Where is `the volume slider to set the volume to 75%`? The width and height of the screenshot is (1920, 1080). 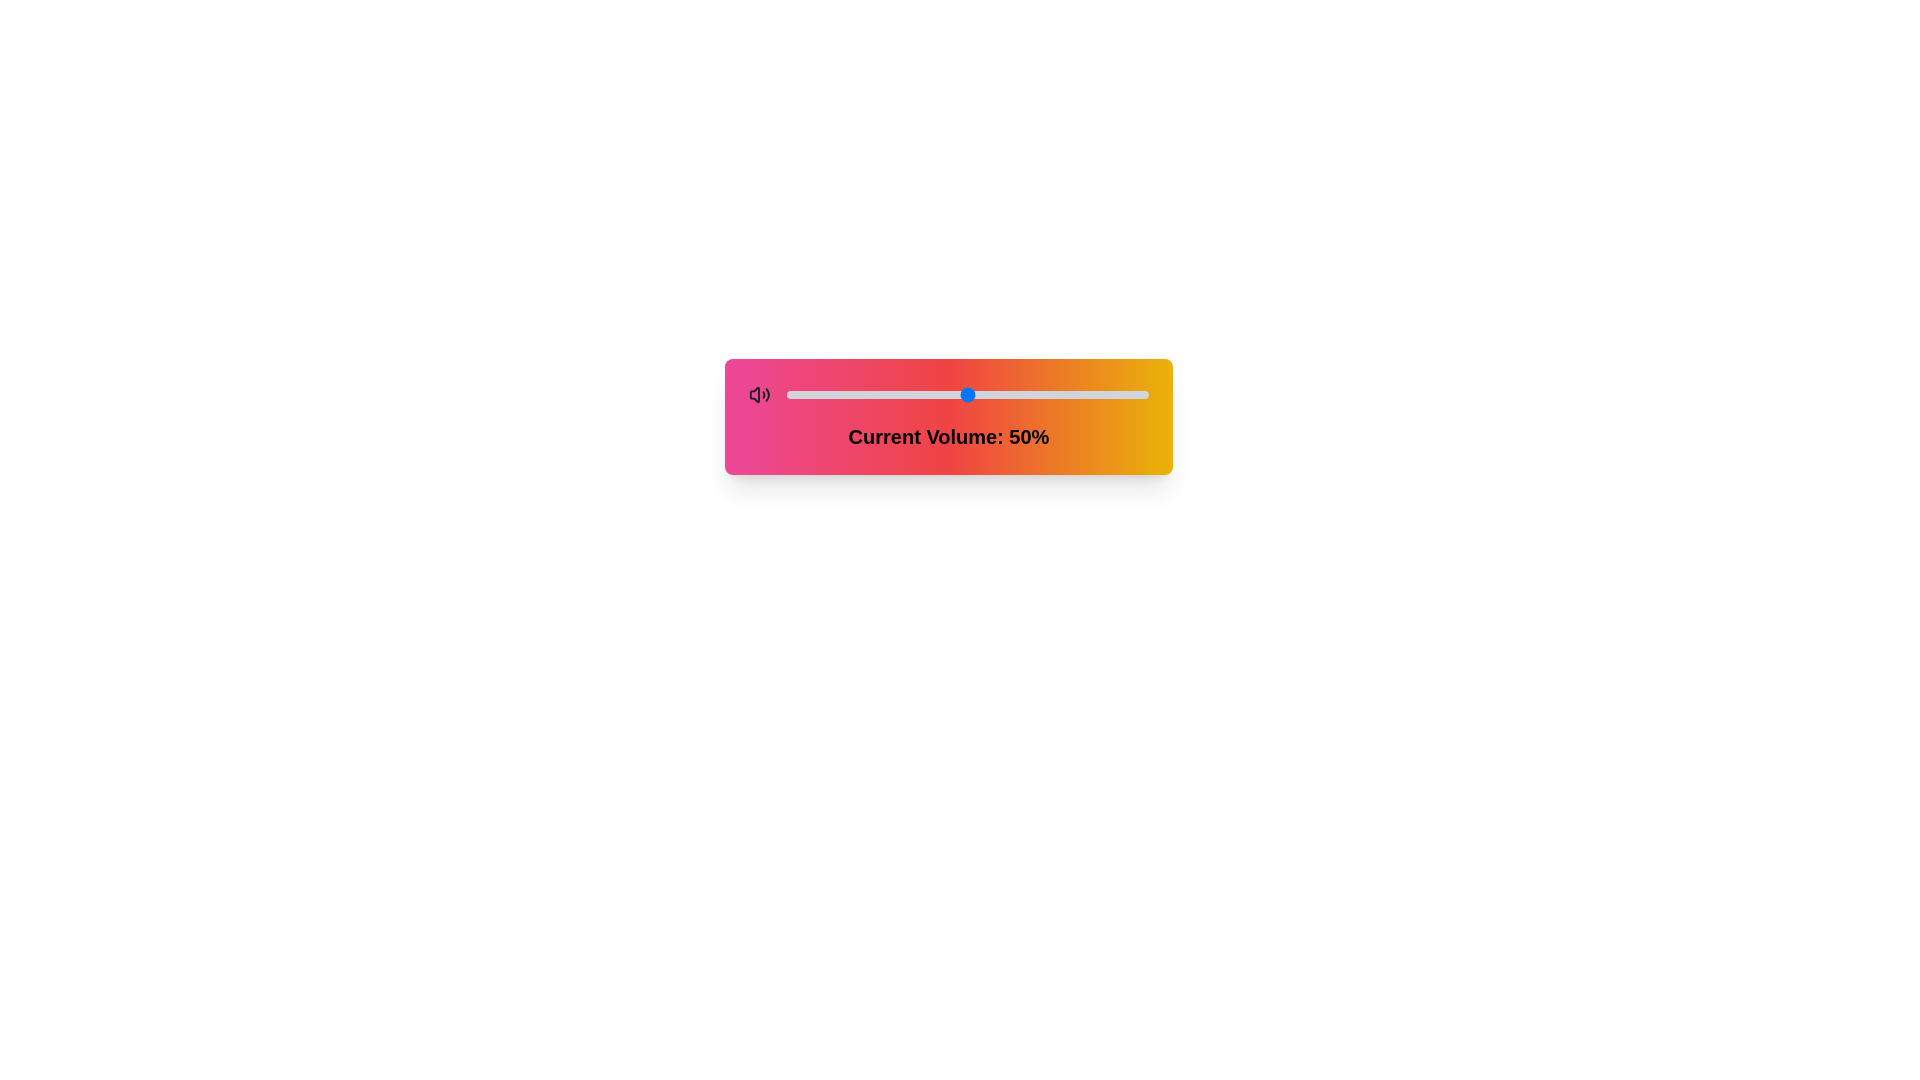
the volume slider to set the volume to 75% is located at coordinates (1057, 394).